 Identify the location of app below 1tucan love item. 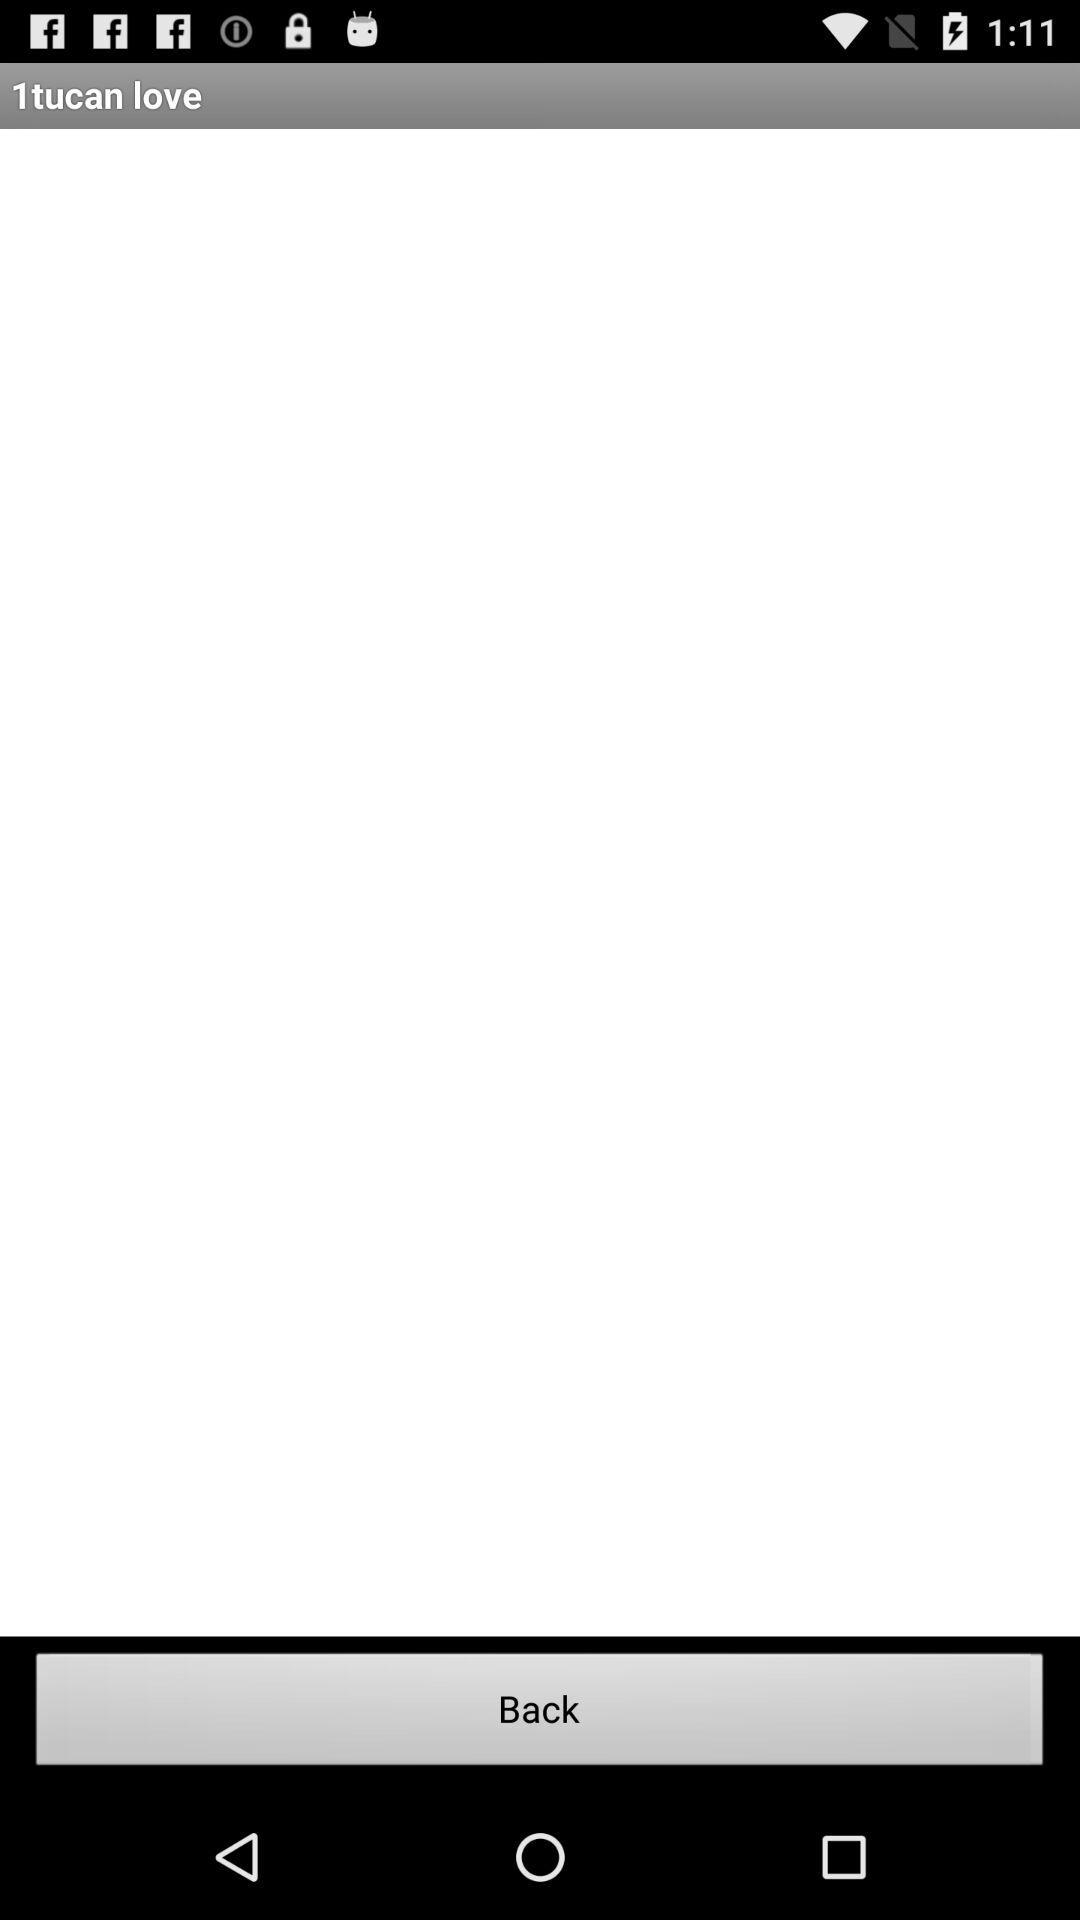
(540, 881).